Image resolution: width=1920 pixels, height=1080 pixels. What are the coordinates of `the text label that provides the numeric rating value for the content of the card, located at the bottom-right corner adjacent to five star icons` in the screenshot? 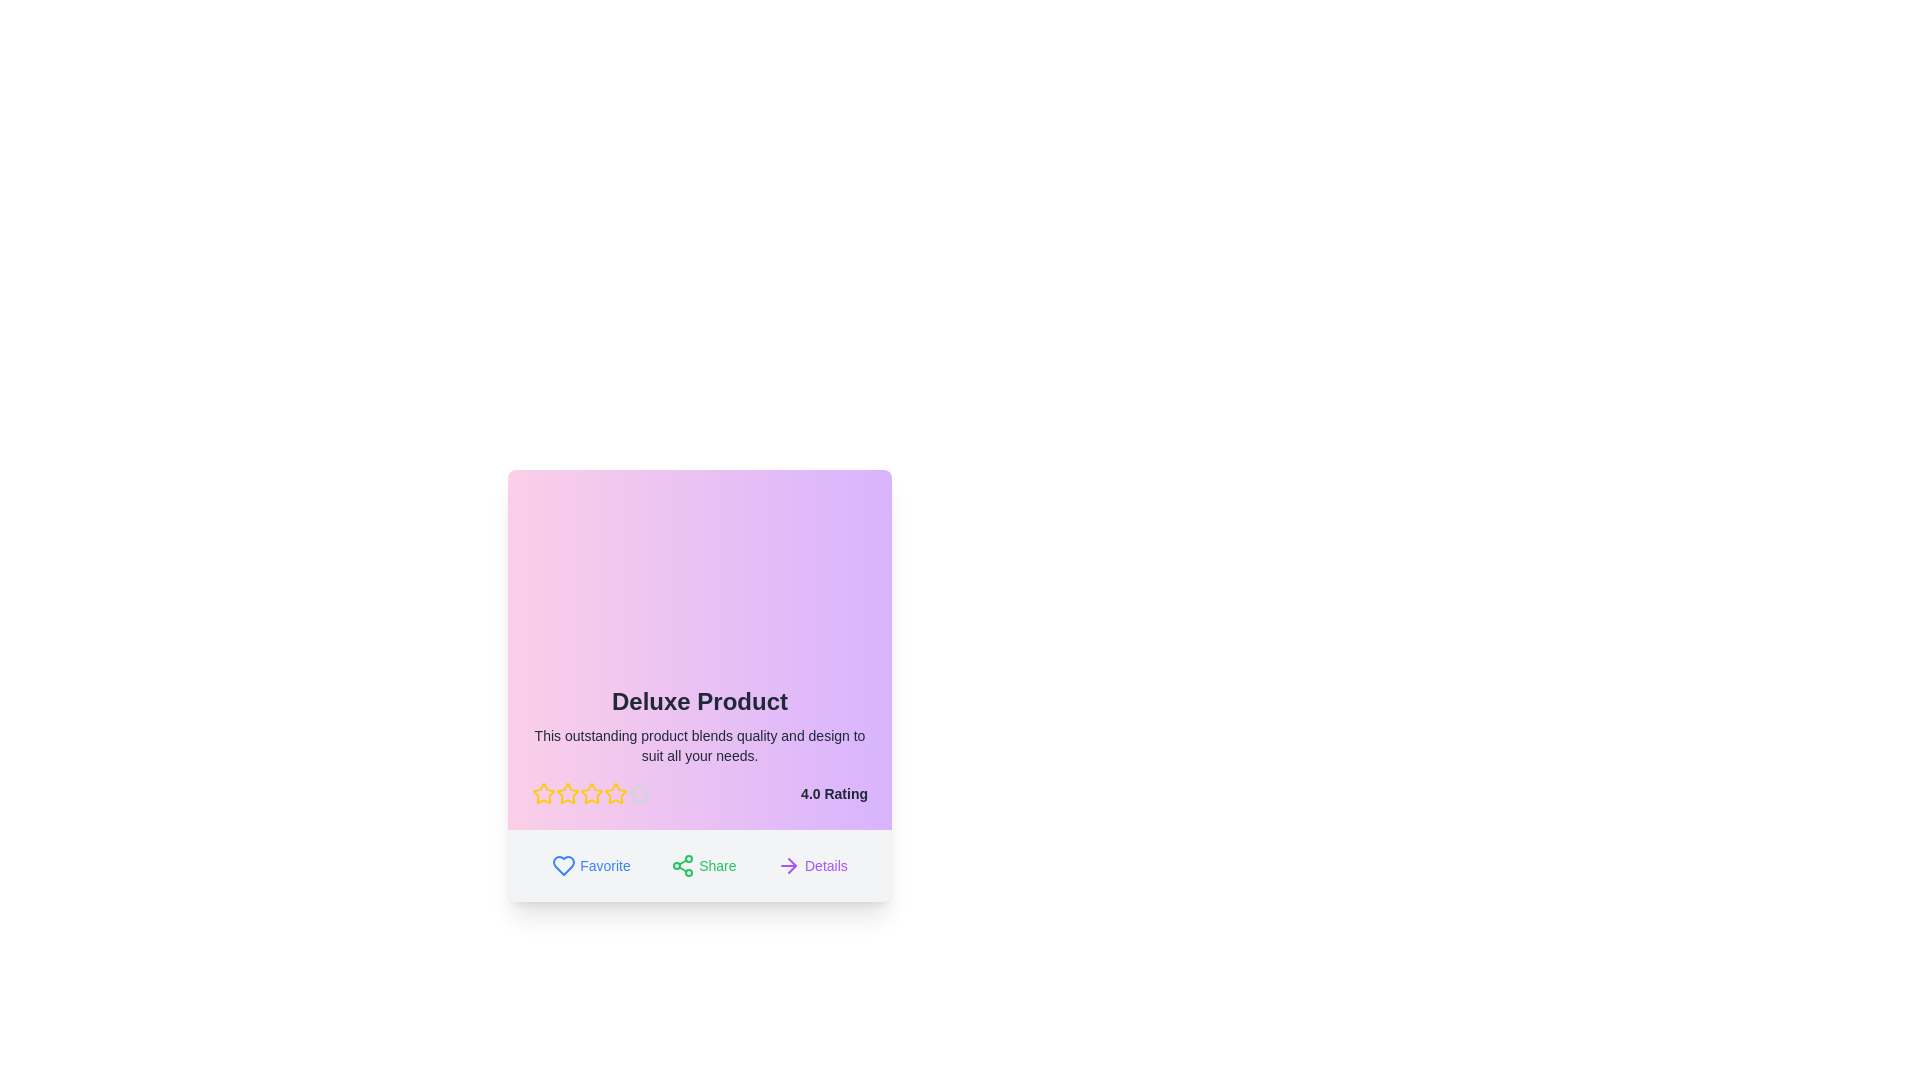 It's located at (834, 793).